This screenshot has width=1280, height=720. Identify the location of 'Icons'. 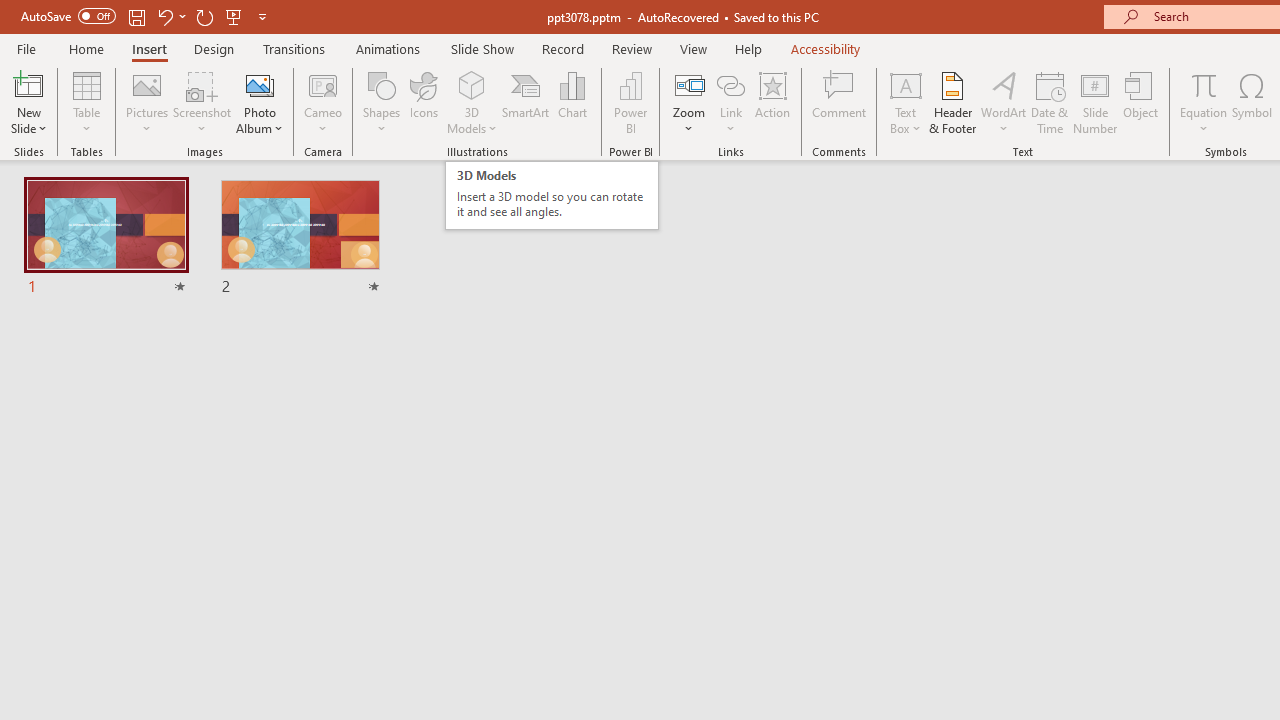
(423, 103).